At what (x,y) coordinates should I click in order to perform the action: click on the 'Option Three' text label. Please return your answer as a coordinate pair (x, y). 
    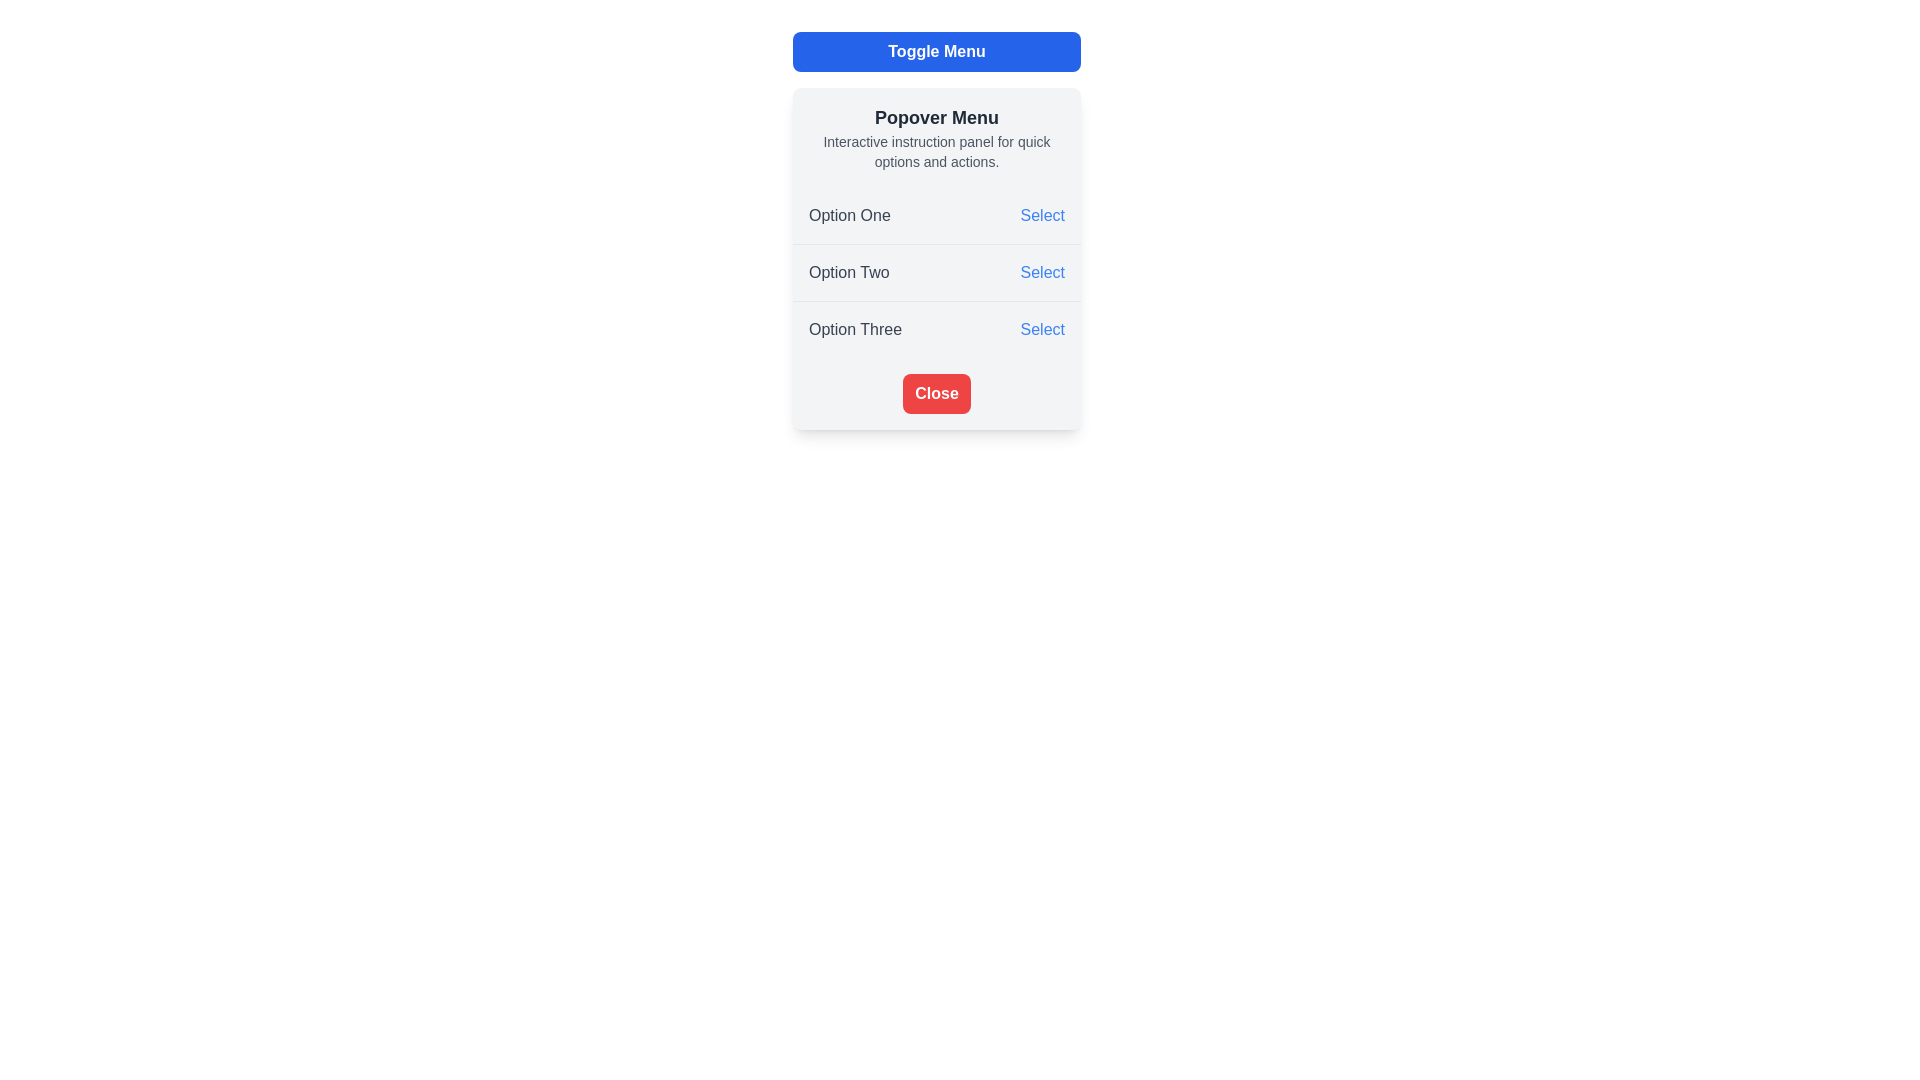
    Looking at the image, I should click on (855, 329).